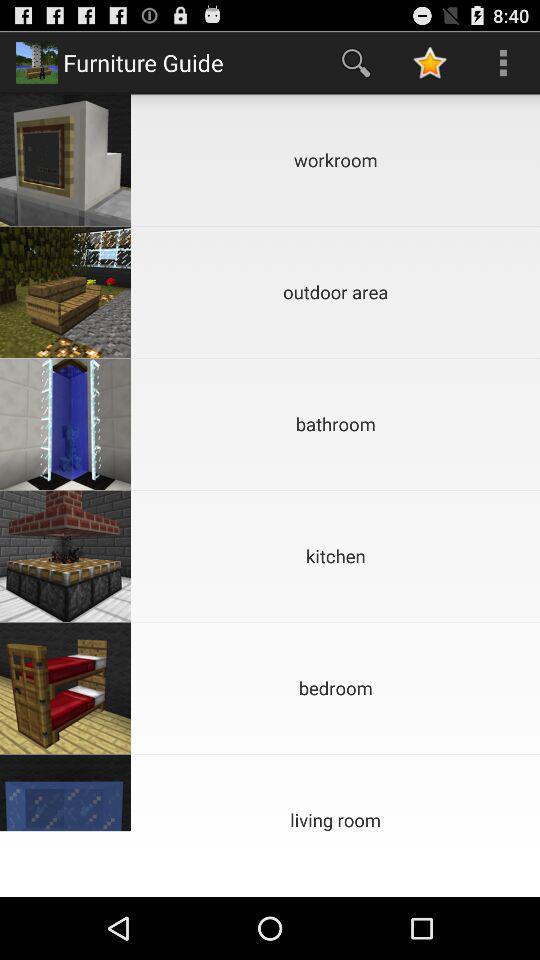 The image size is (540, 960). What do you see at coordinates (335, 291) in the screenshot?
I see `the outdoor area` at bounding box center [335, 291].